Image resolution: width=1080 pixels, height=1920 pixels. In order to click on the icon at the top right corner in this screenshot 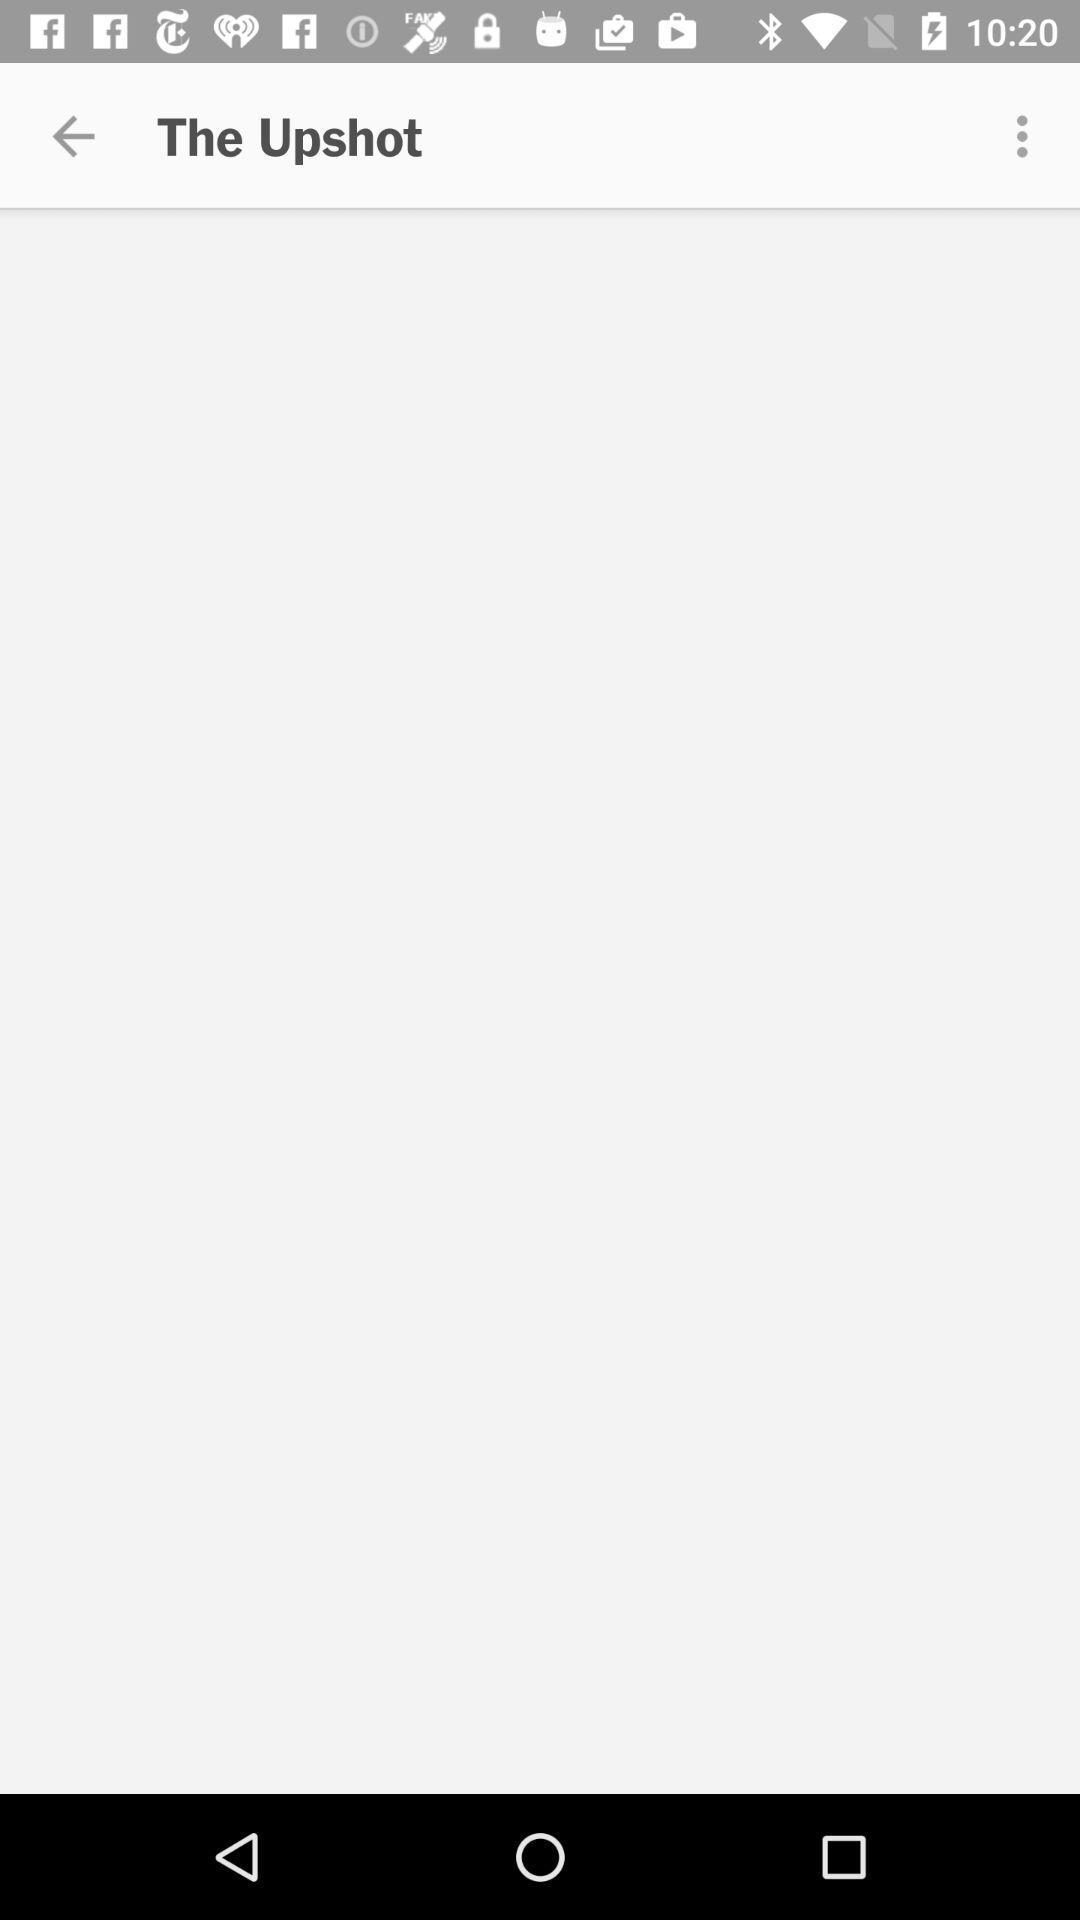, I will do `click(1027, 135)`.